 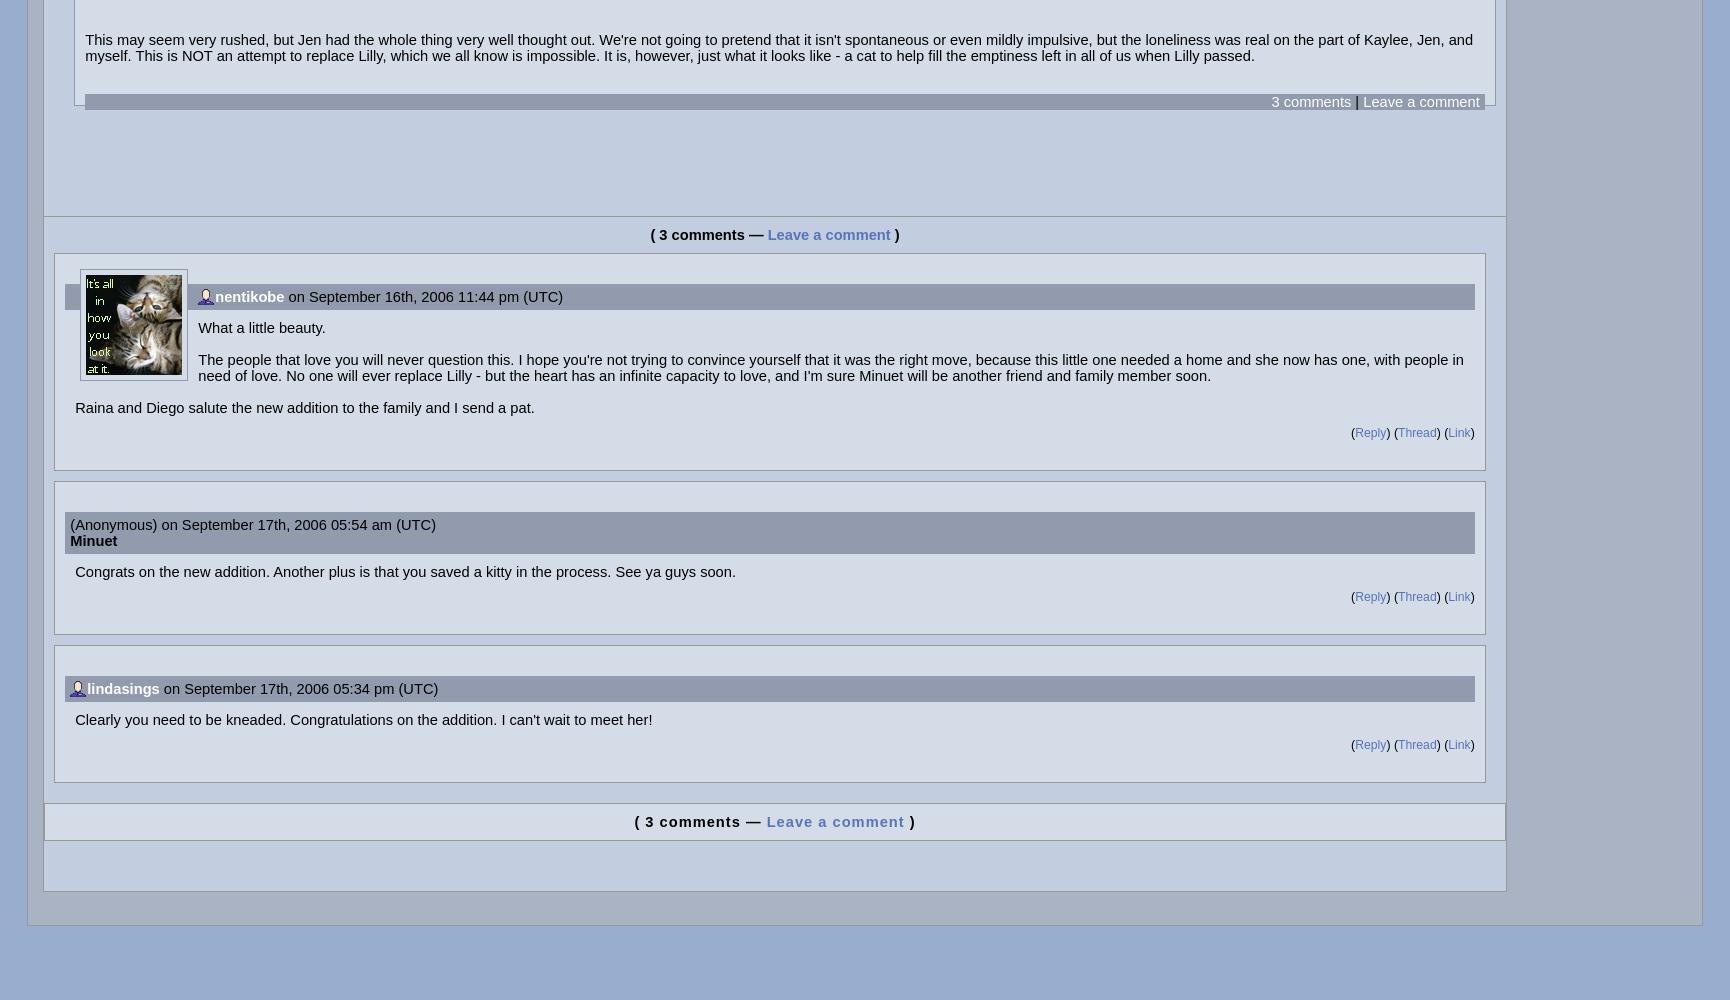 What do you see at coordinates (1309, 100) in the screenshot?
I see `'3 comments'` at bounding box center [1309, 100].